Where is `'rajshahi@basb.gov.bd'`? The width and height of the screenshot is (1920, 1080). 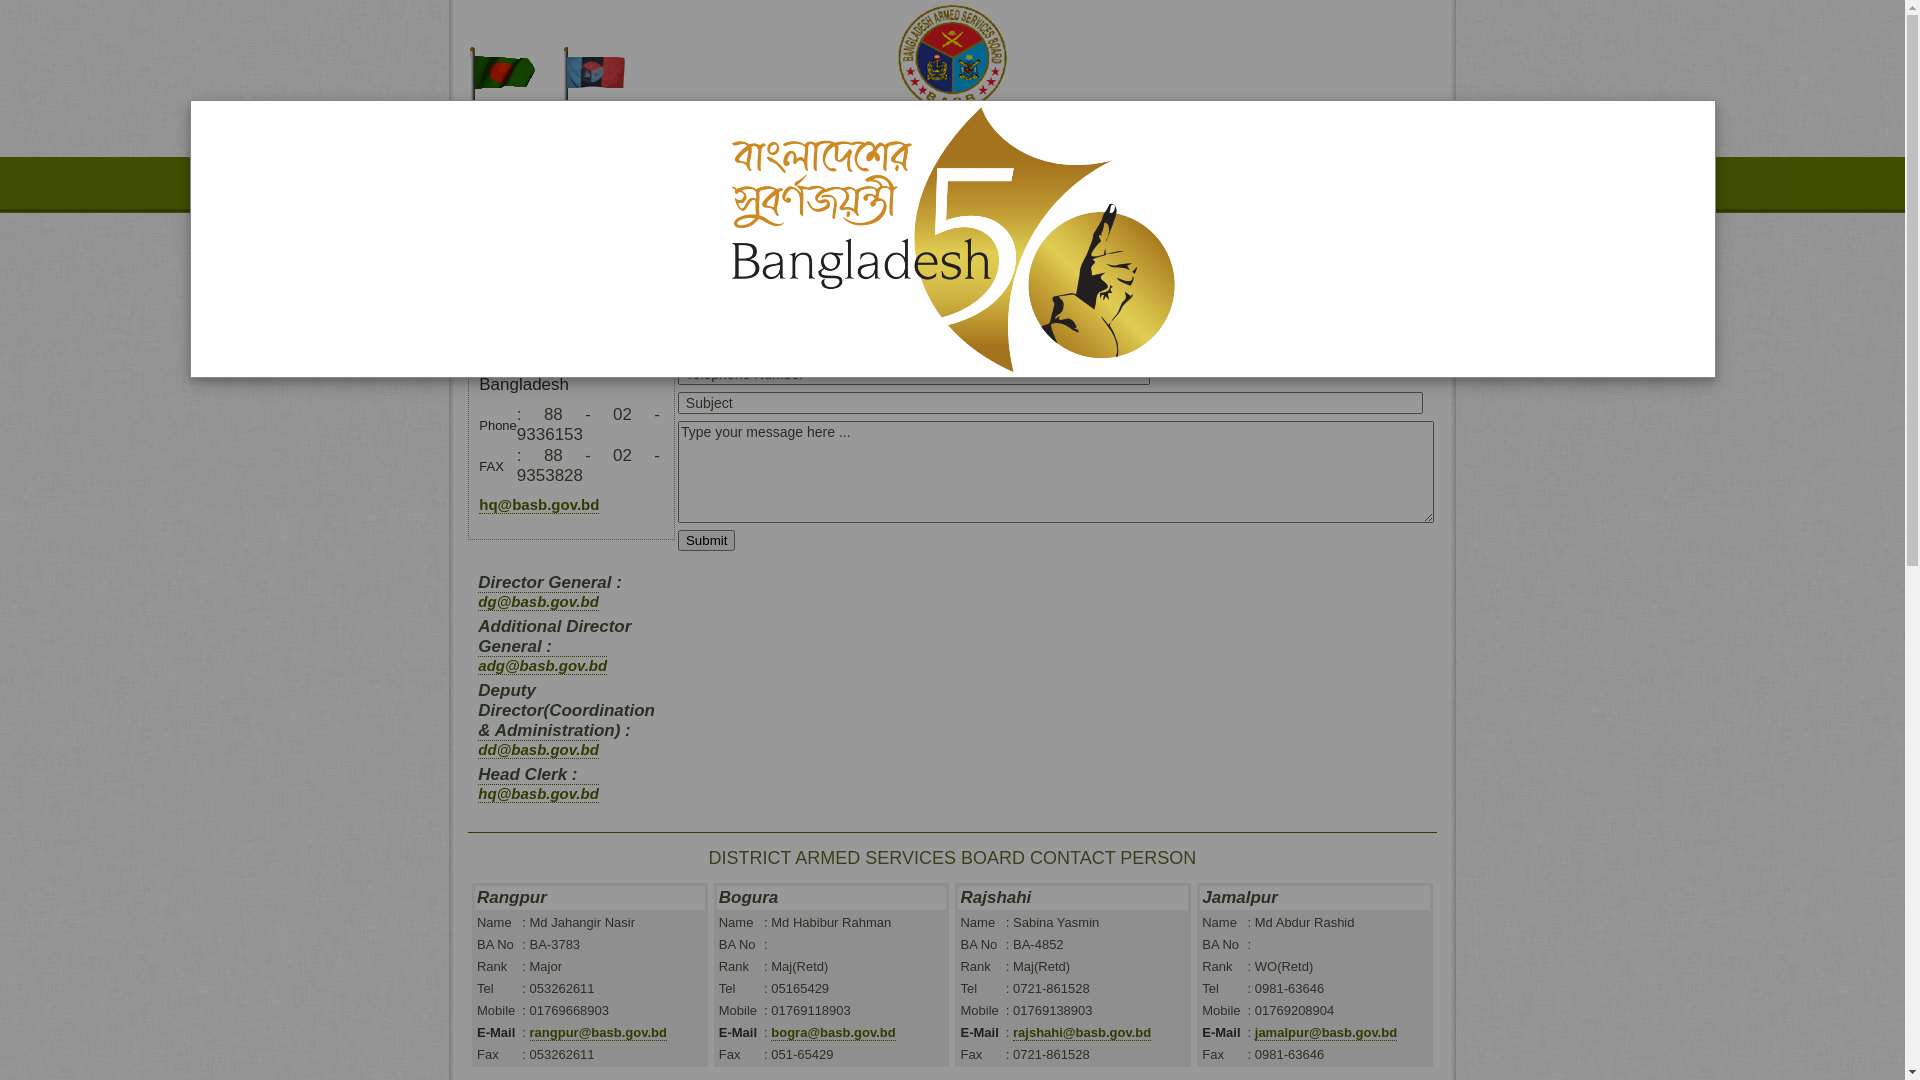 'rajshahi@basb.gov.bd' is located at coordinates (1080, 1033).